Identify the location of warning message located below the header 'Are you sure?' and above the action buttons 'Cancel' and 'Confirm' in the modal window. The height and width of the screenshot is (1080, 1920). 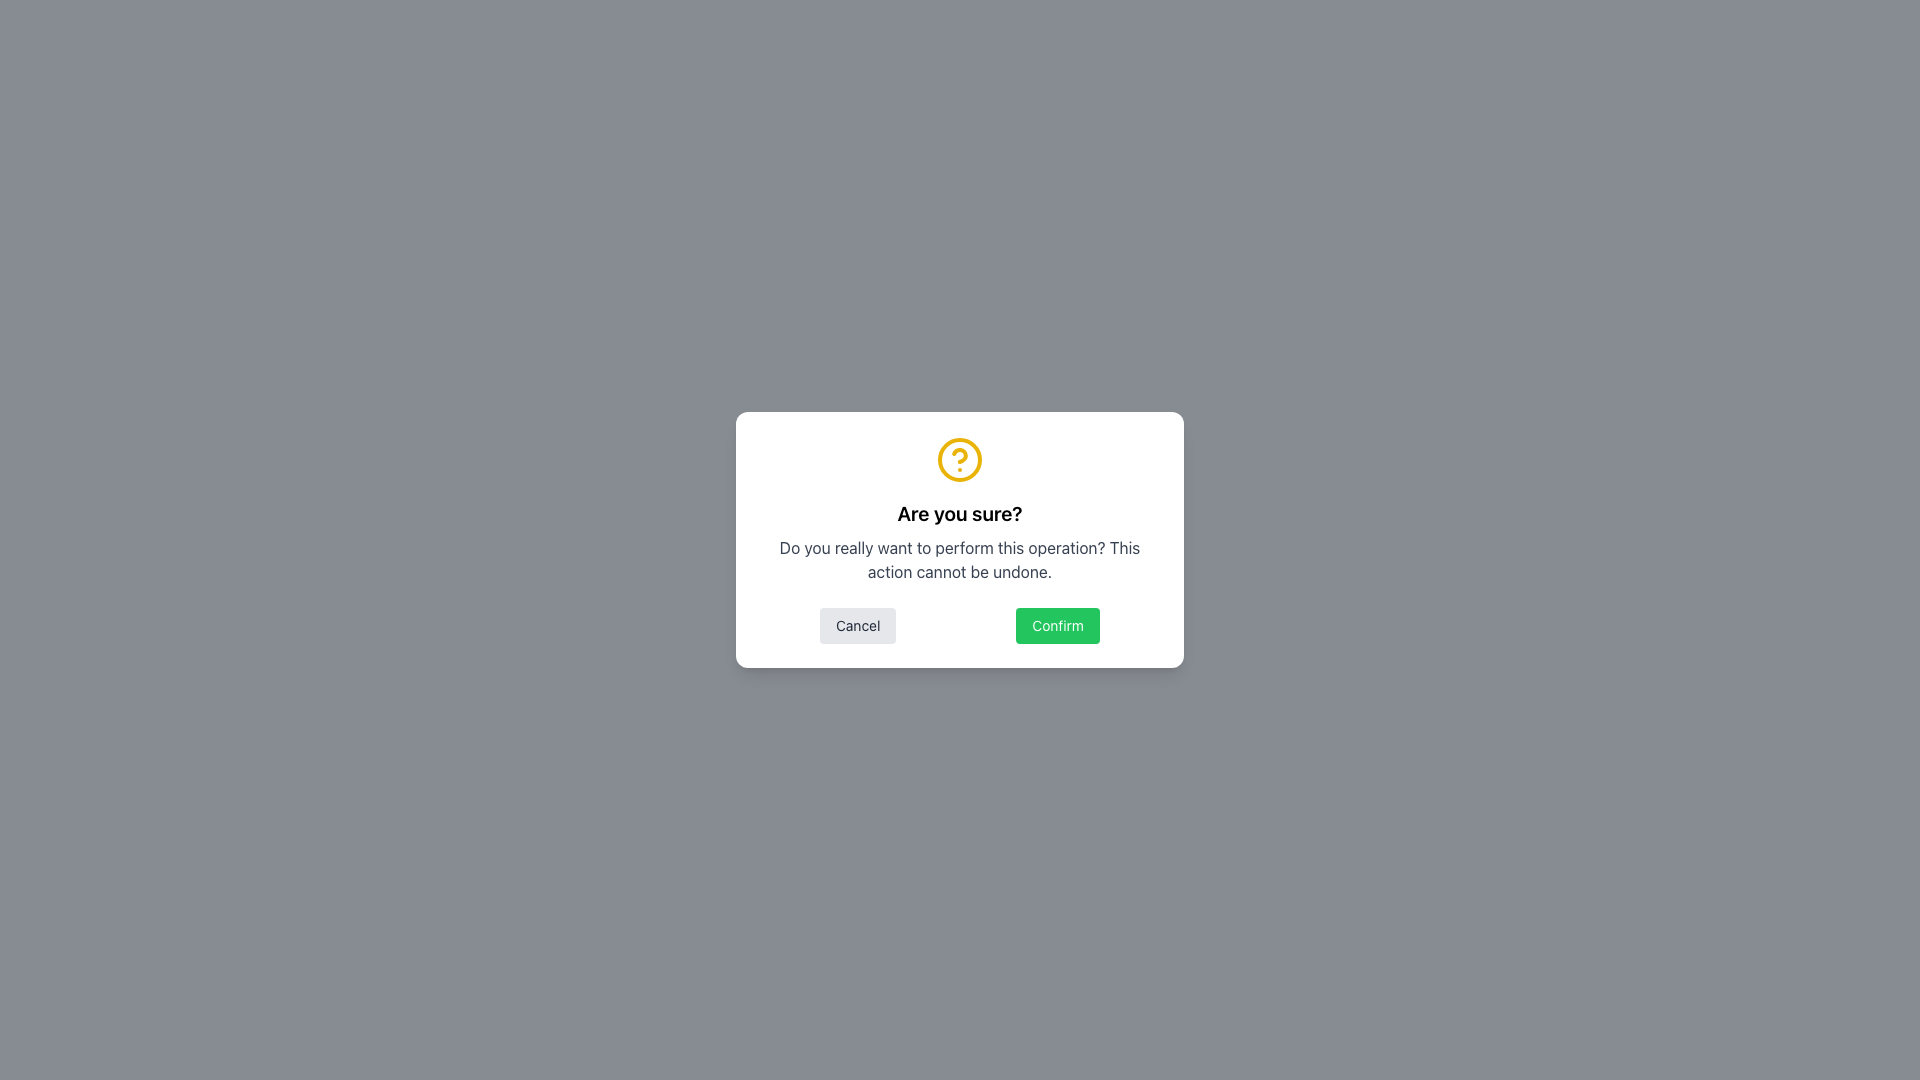
(960, 559).